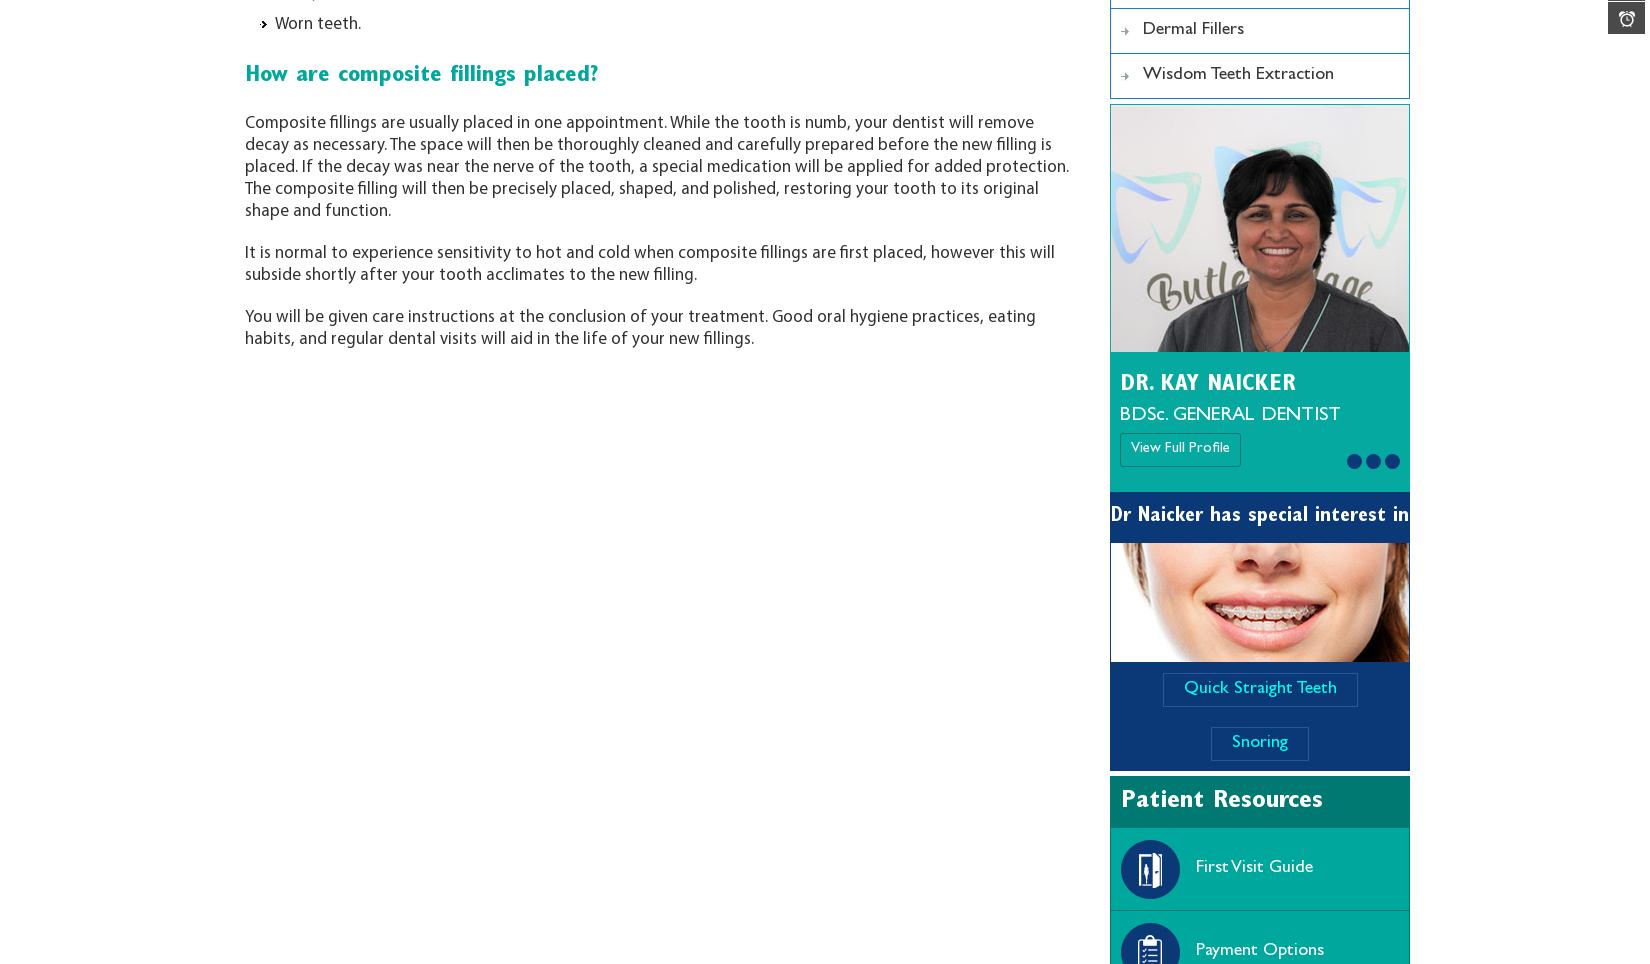  Describe the element at coordinates (1232, 743) in the screenshot. I see `'Snoring'` at that location.